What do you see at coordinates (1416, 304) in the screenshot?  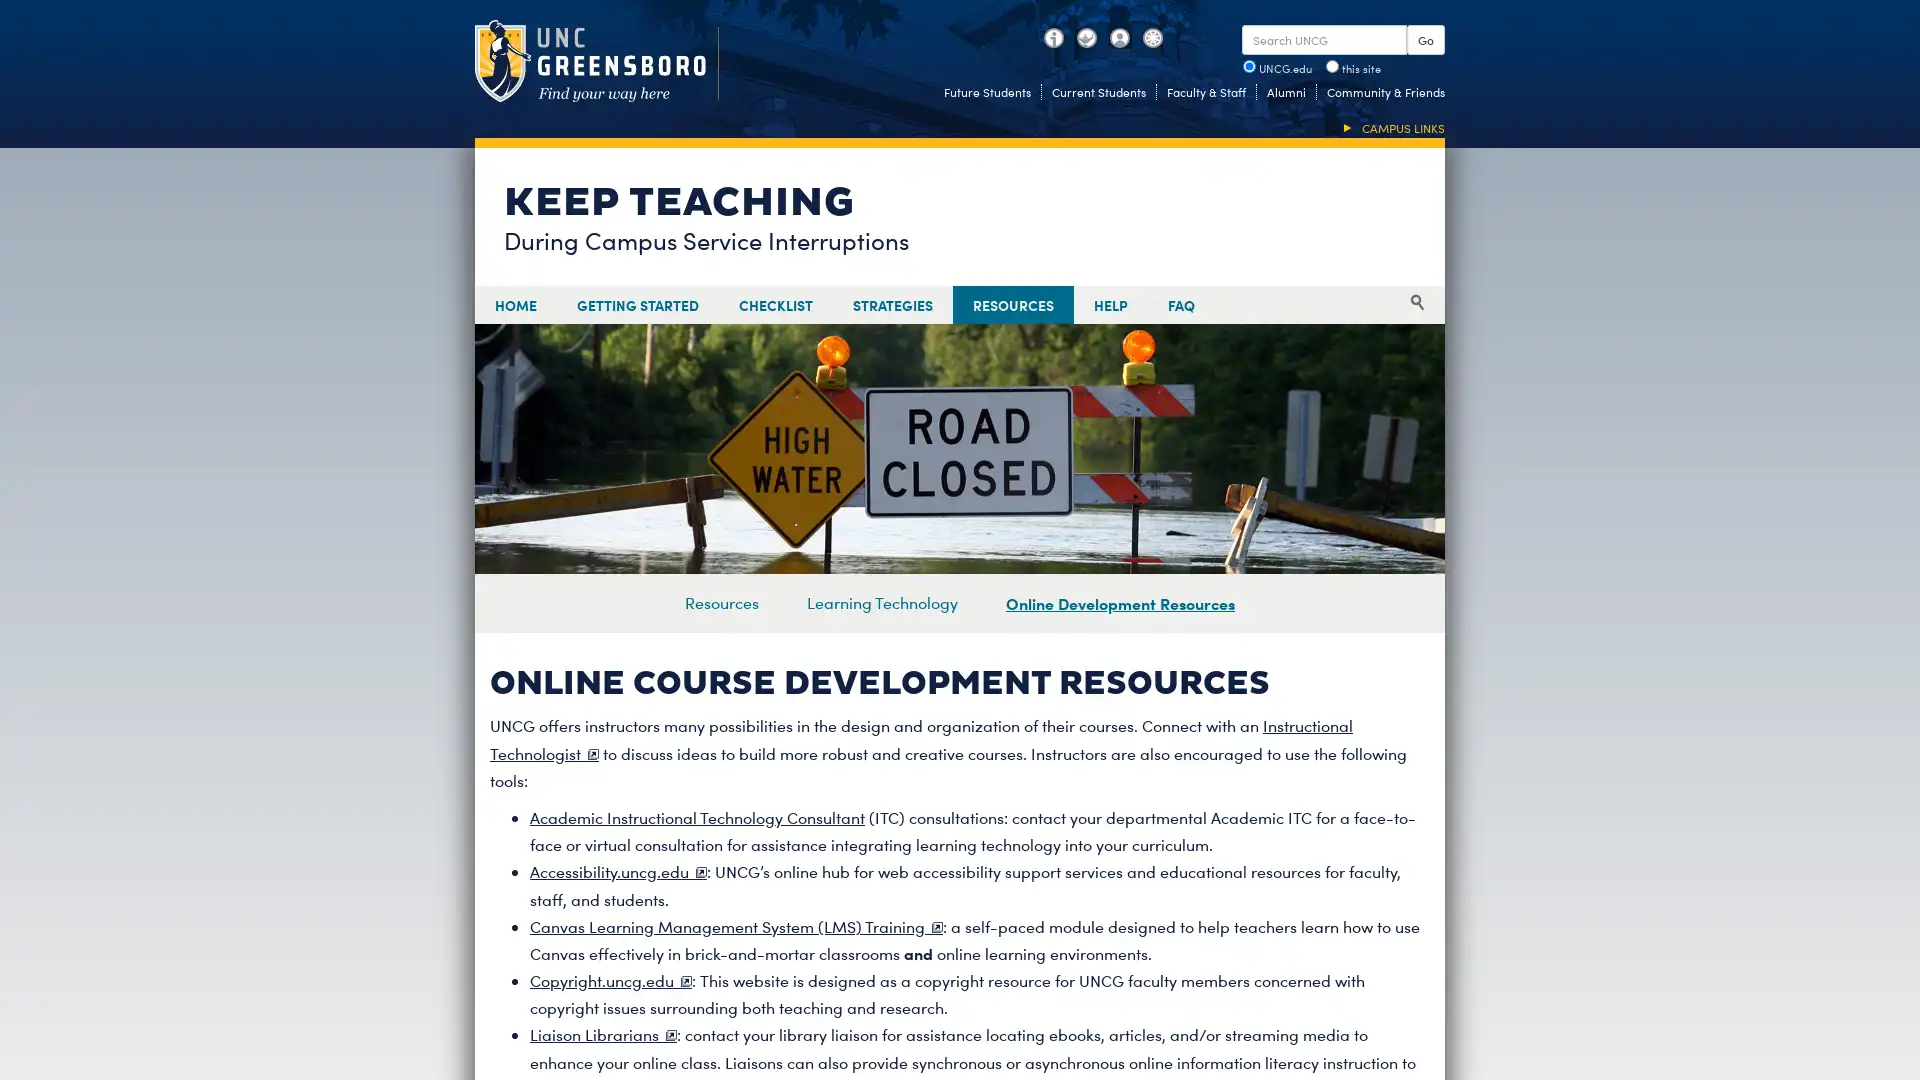 I see `Search search` at bounding box center [1416, 304].